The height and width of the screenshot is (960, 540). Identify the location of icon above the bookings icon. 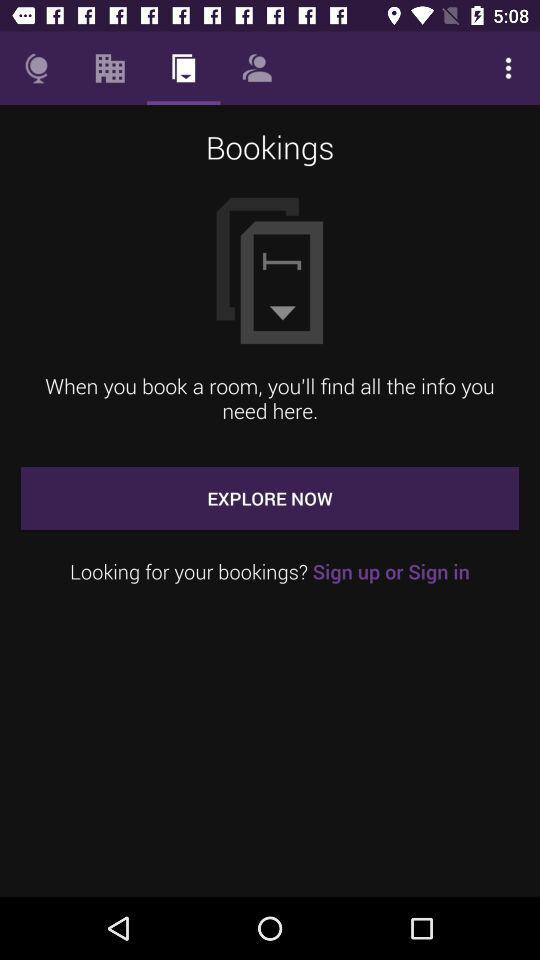
(36, 68).